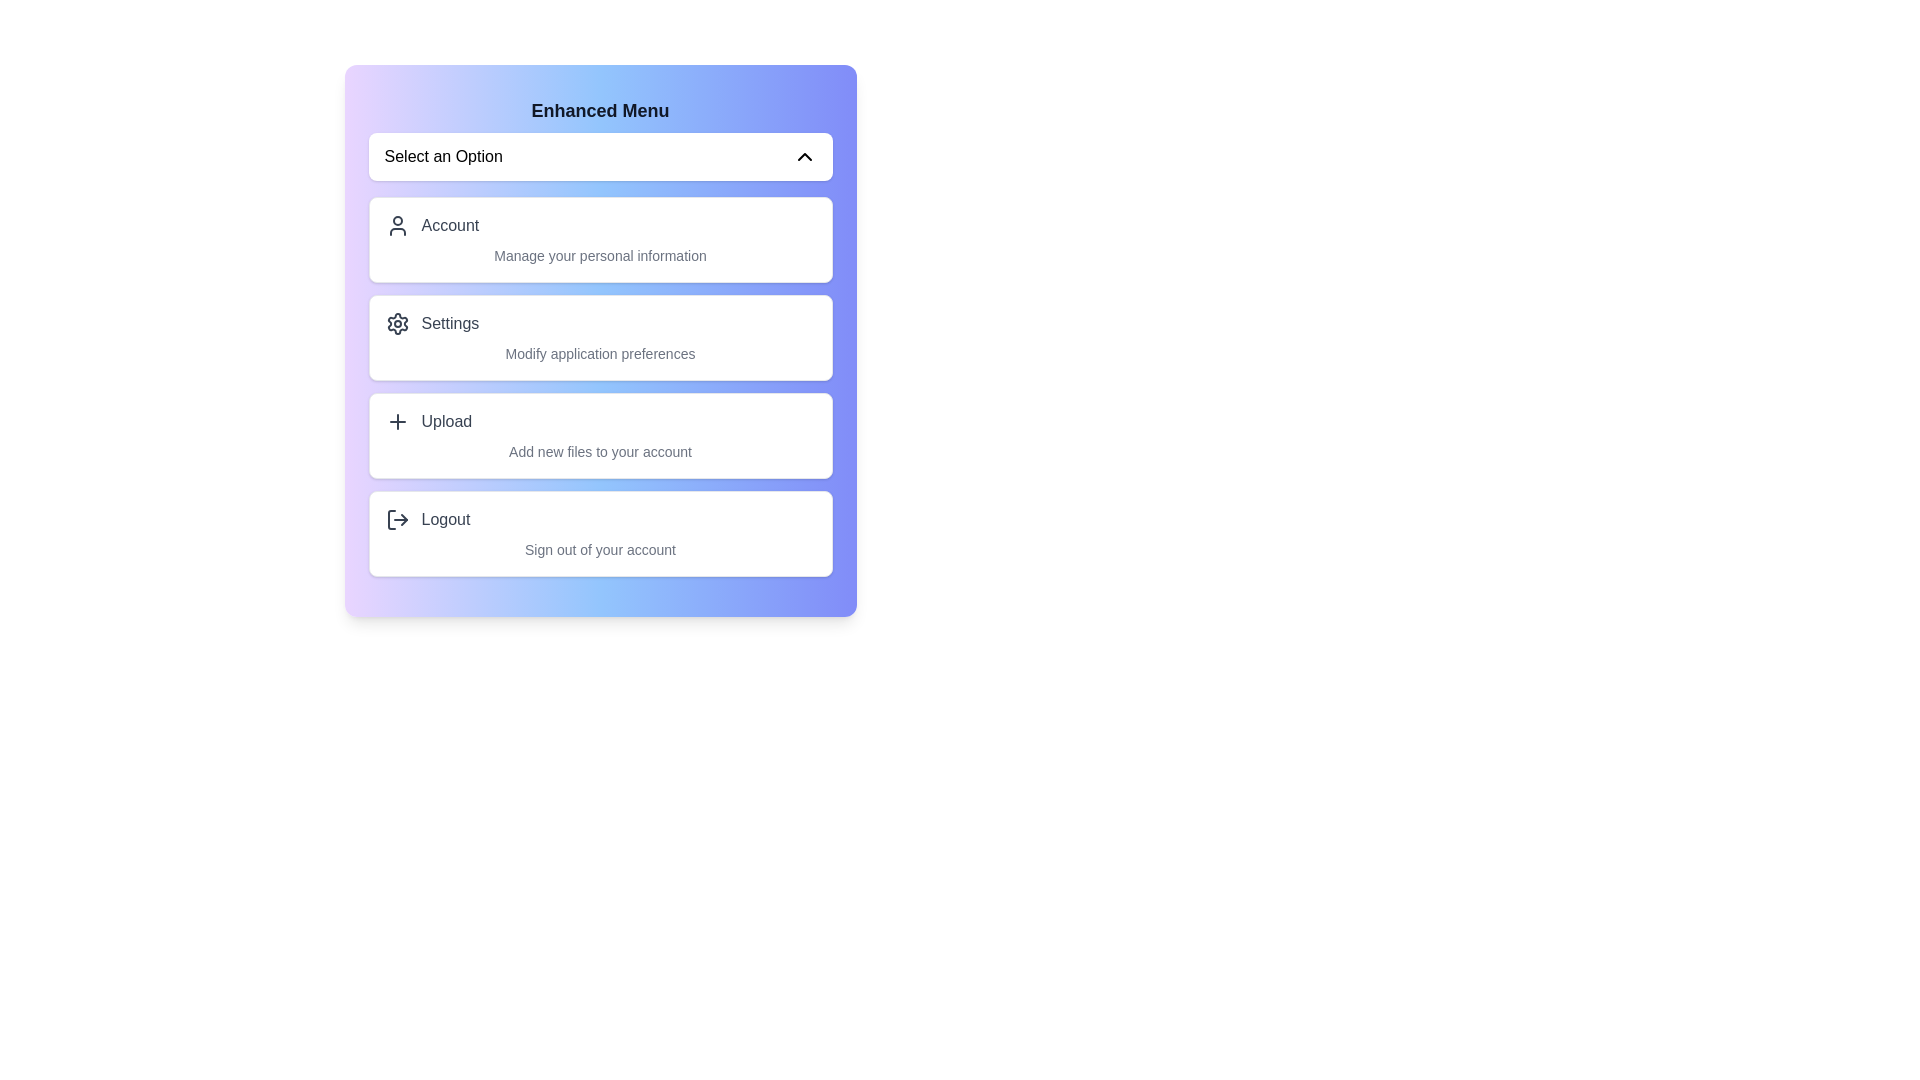 This screenshot has width=1920, height=1080. Describe the element at coordinates (599, 434) in the screenshot. I see `the menu option corresponding to Upload to select it` at that location.